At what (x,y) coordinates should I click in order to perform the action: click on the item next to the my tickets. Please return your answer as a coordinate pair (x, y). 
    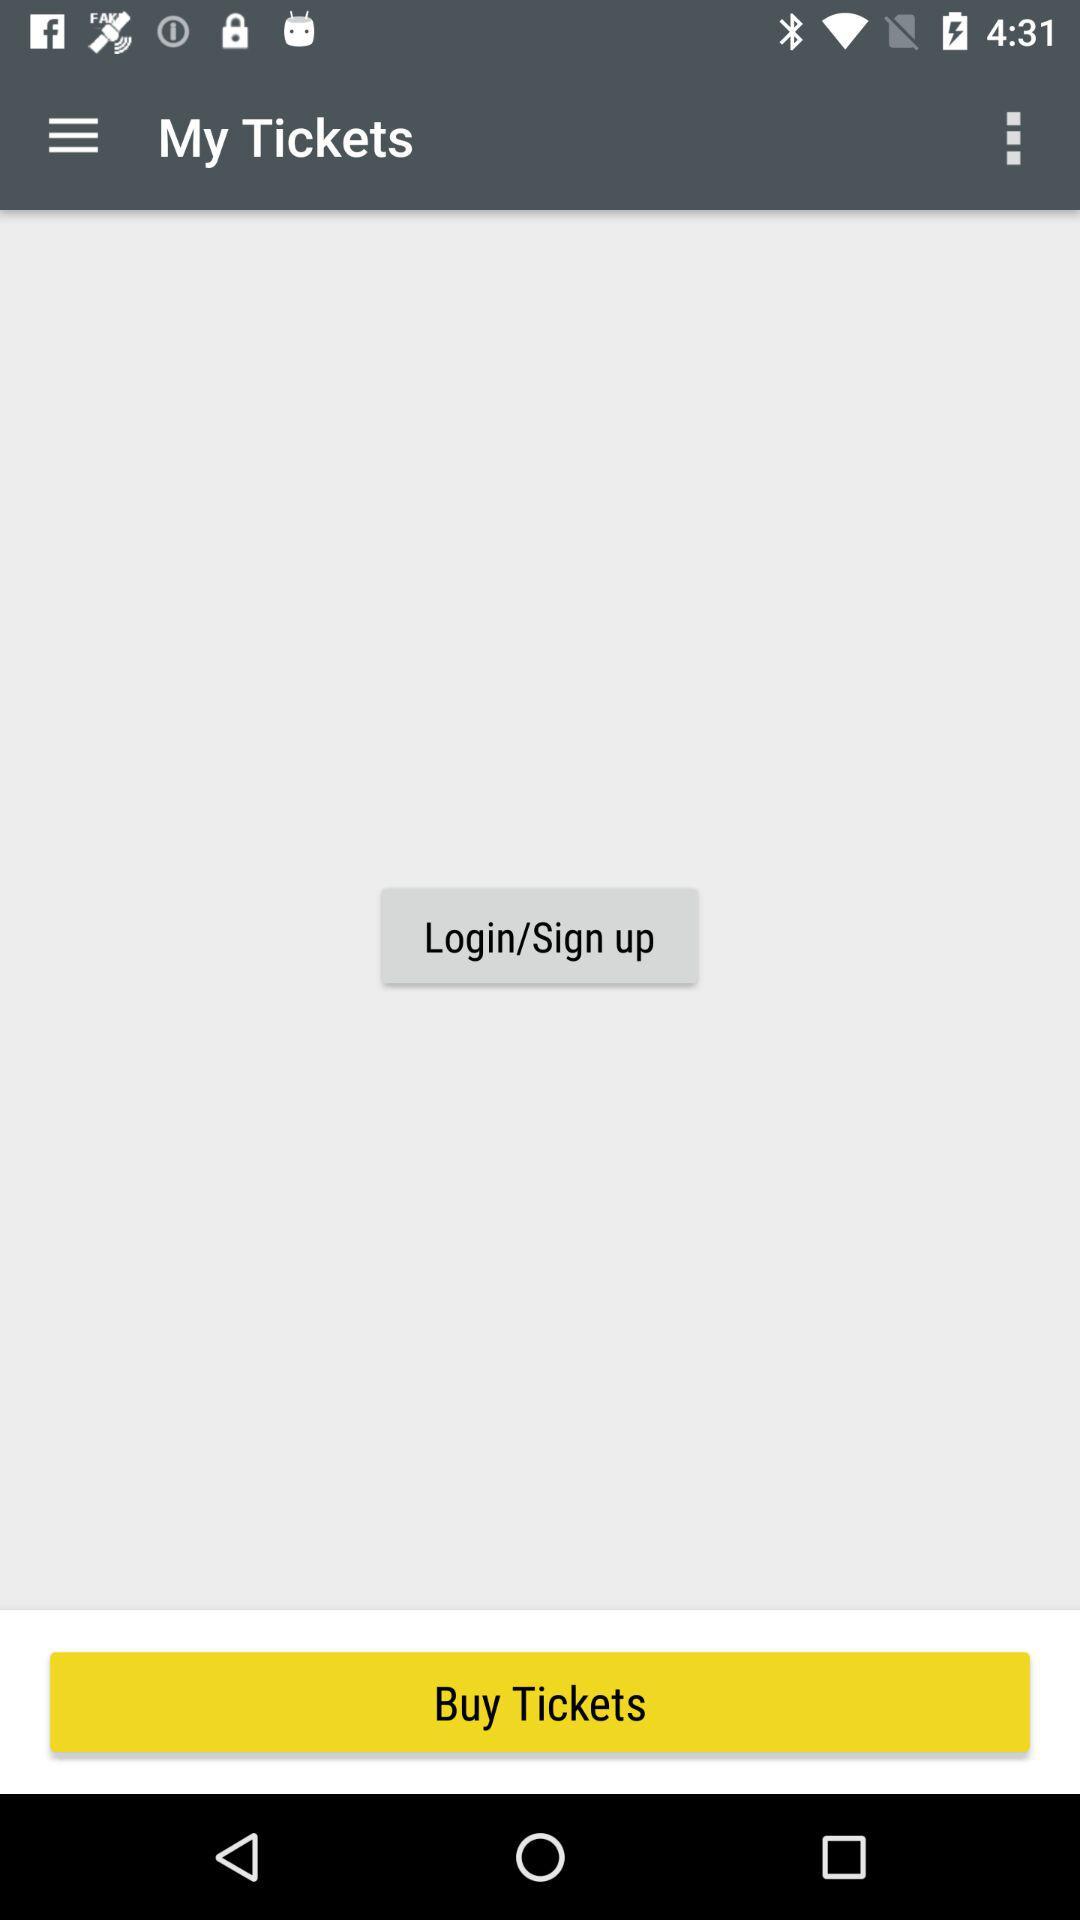
    Looking at the image, I should click on (1017, 135).